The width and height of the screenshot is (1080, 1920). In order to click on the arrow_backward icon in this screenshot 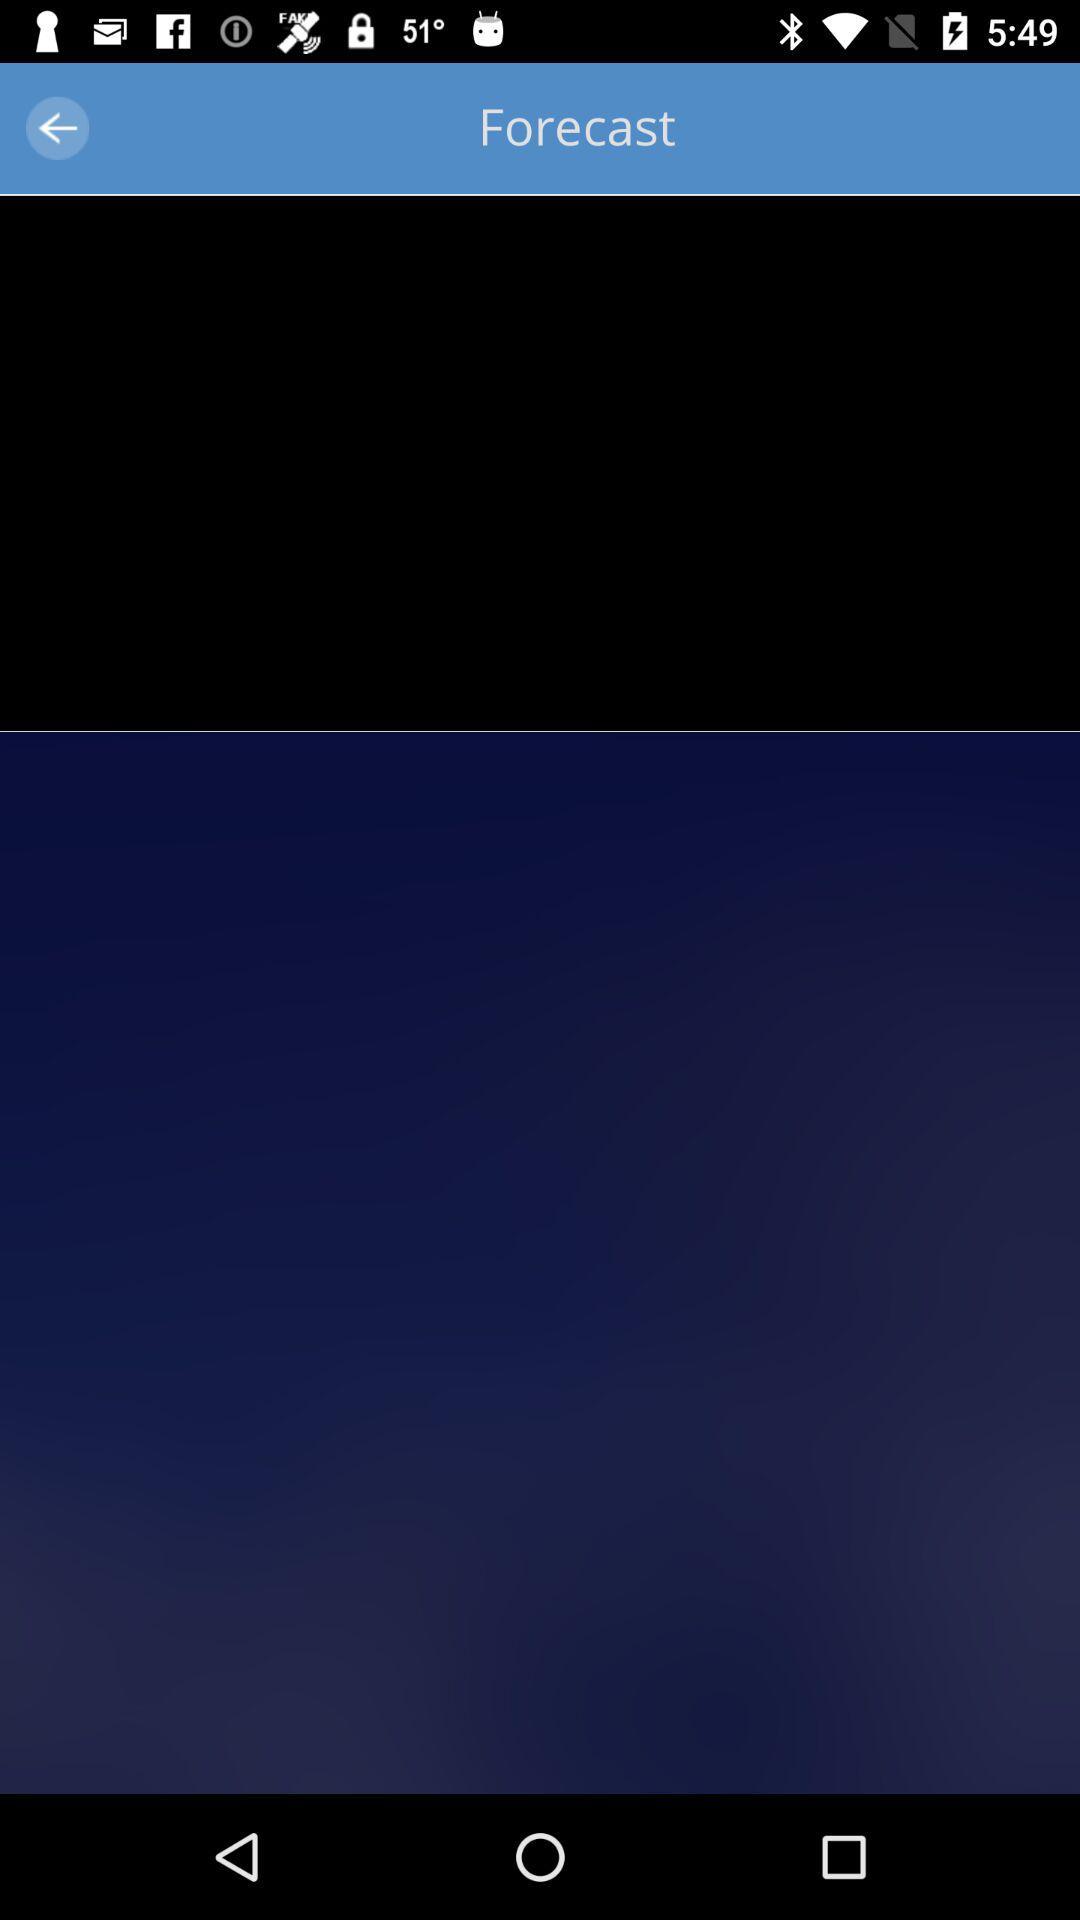, I will do `click(56, 127)`.